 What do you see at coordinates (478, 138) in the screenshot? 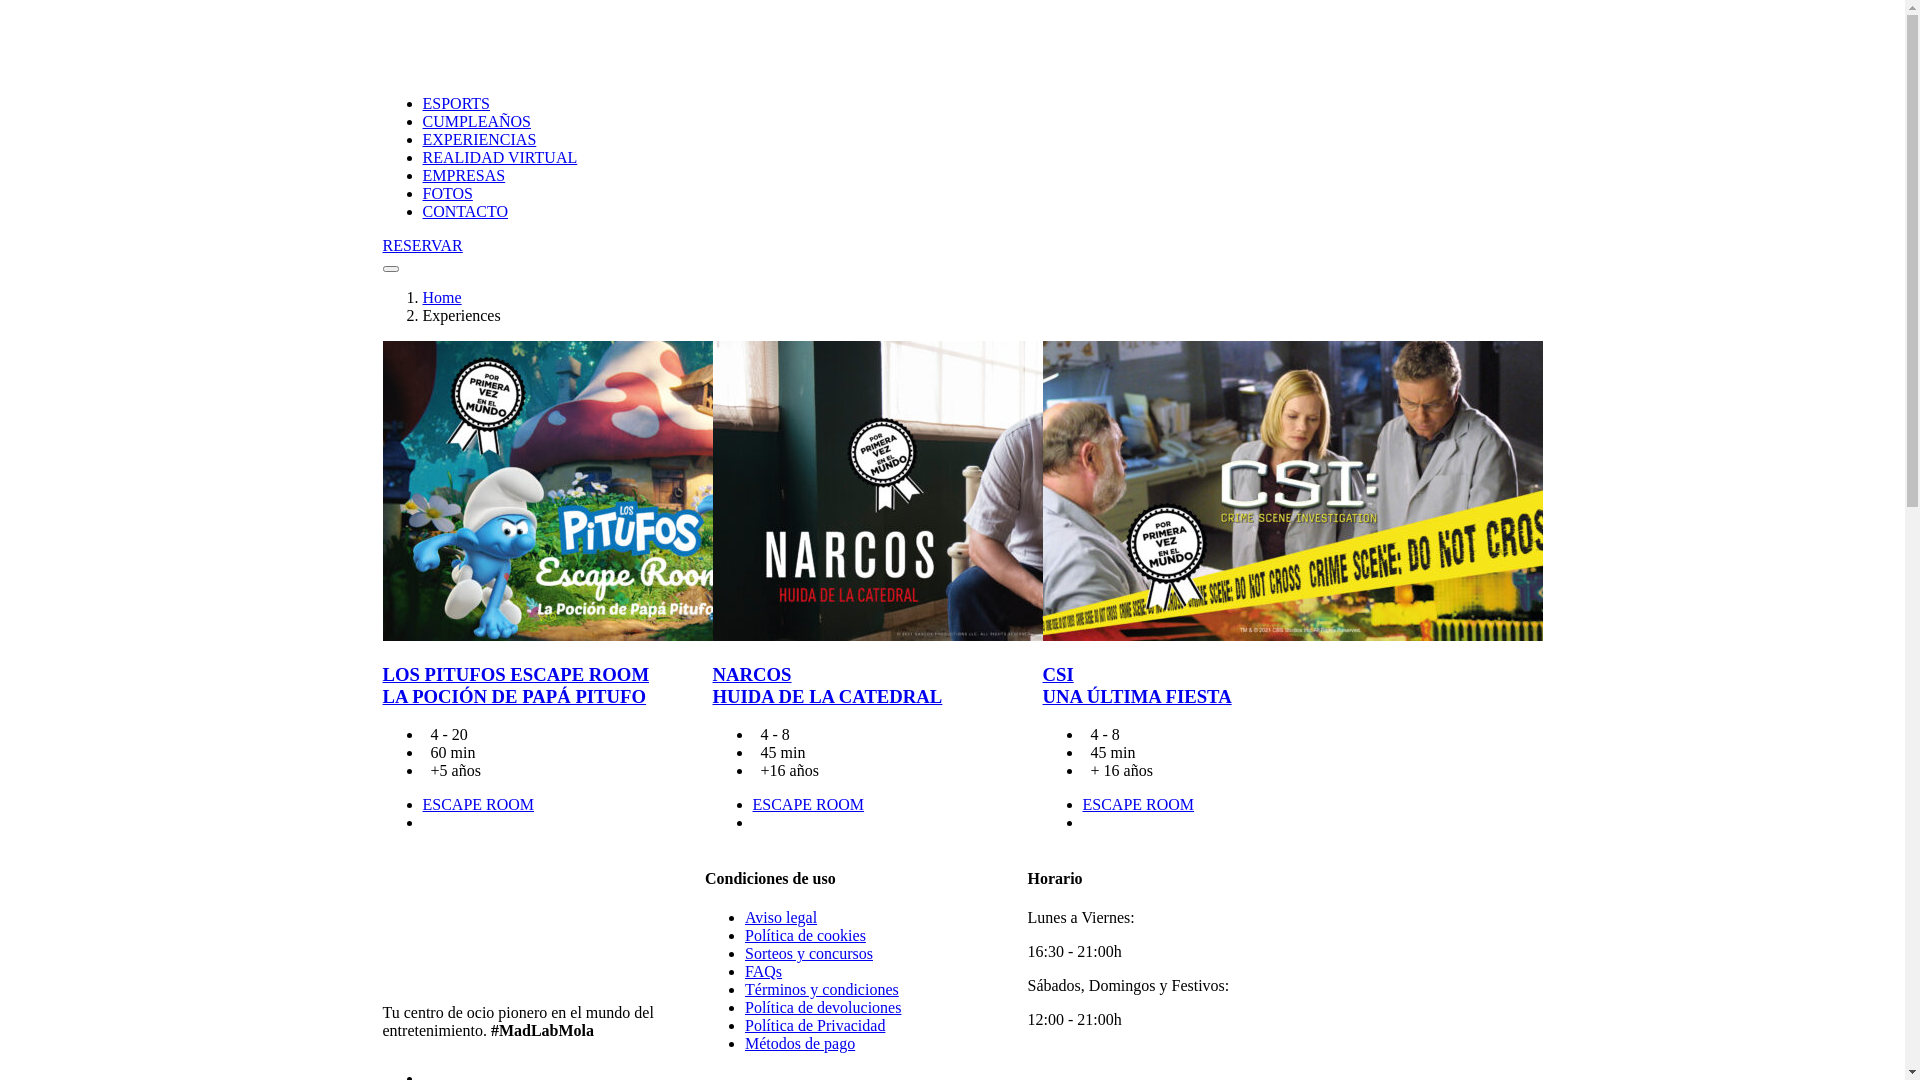
I see `'EXPERIENCIAS'` at bounding box center [478, 138].